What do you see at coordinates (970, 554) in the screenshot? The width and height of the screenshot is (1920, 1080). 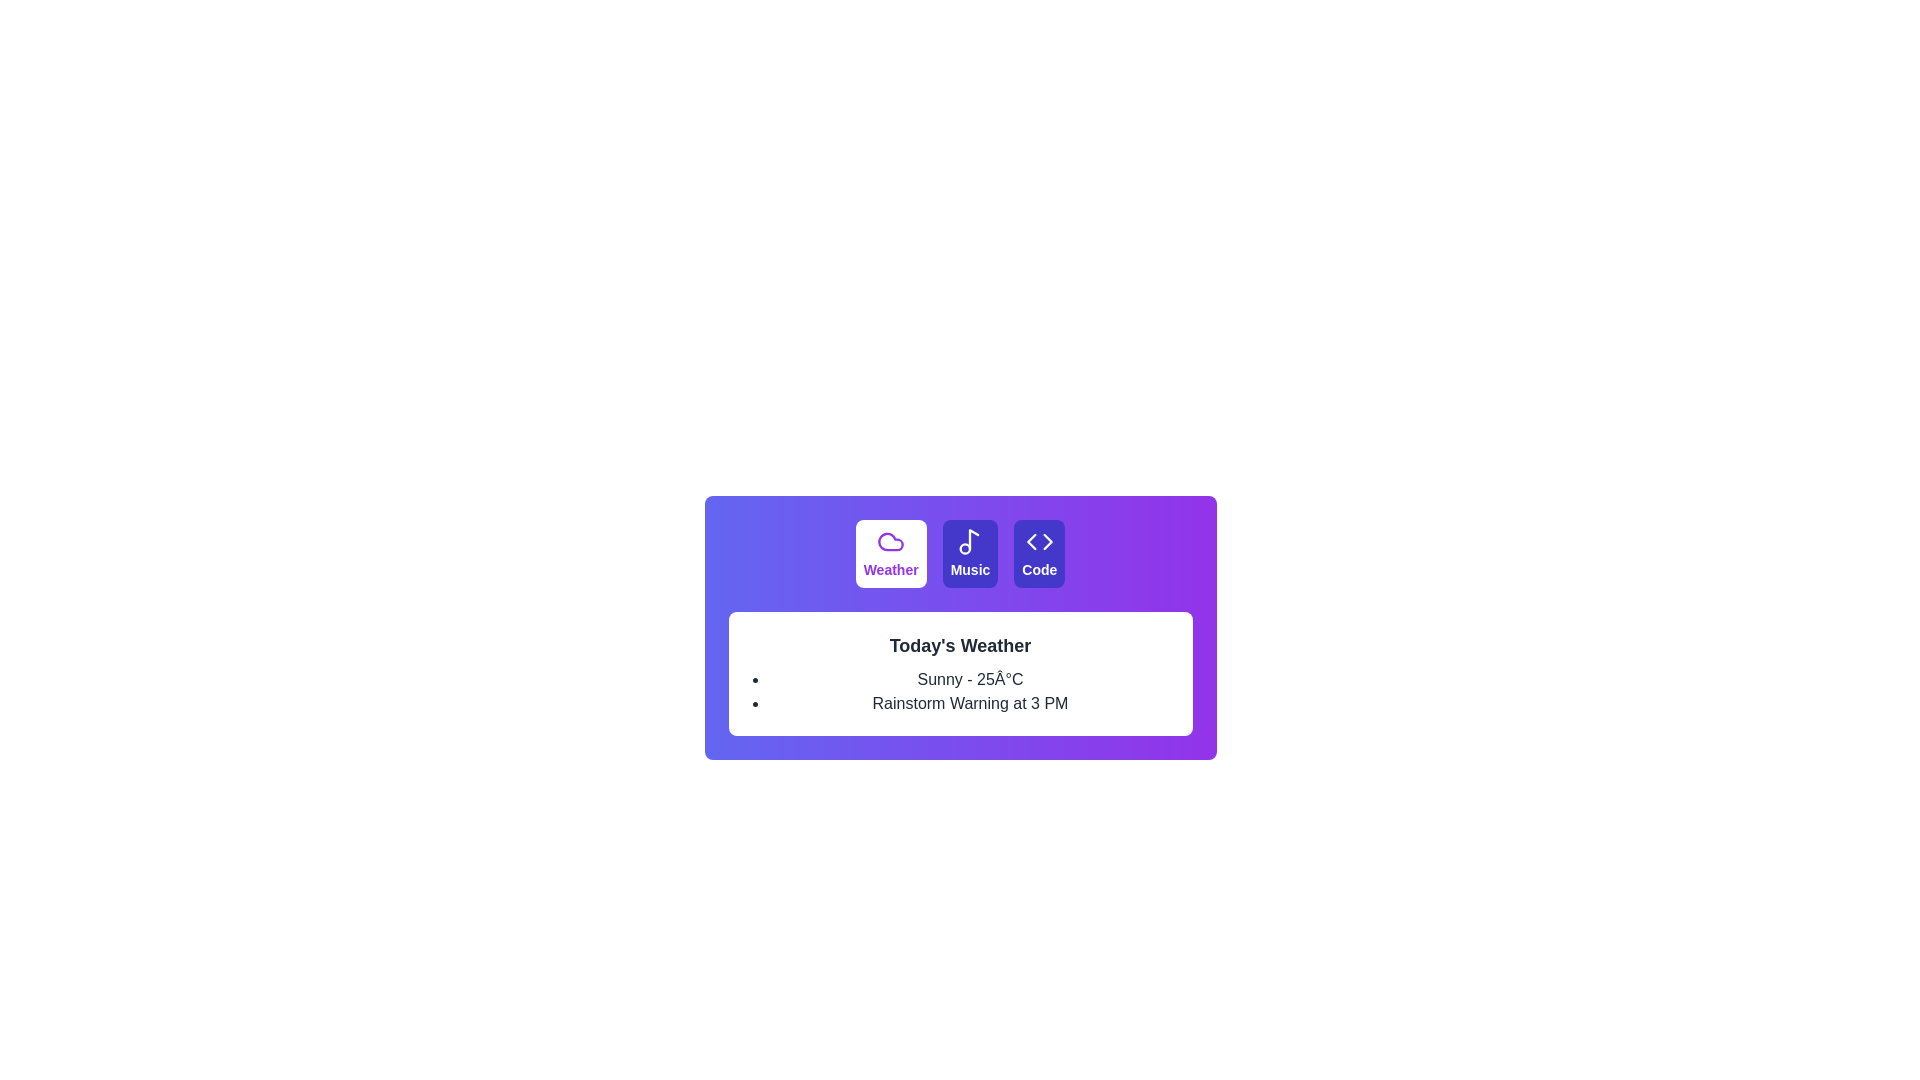 I see `the music feature button` at bounding box center [970, 554].